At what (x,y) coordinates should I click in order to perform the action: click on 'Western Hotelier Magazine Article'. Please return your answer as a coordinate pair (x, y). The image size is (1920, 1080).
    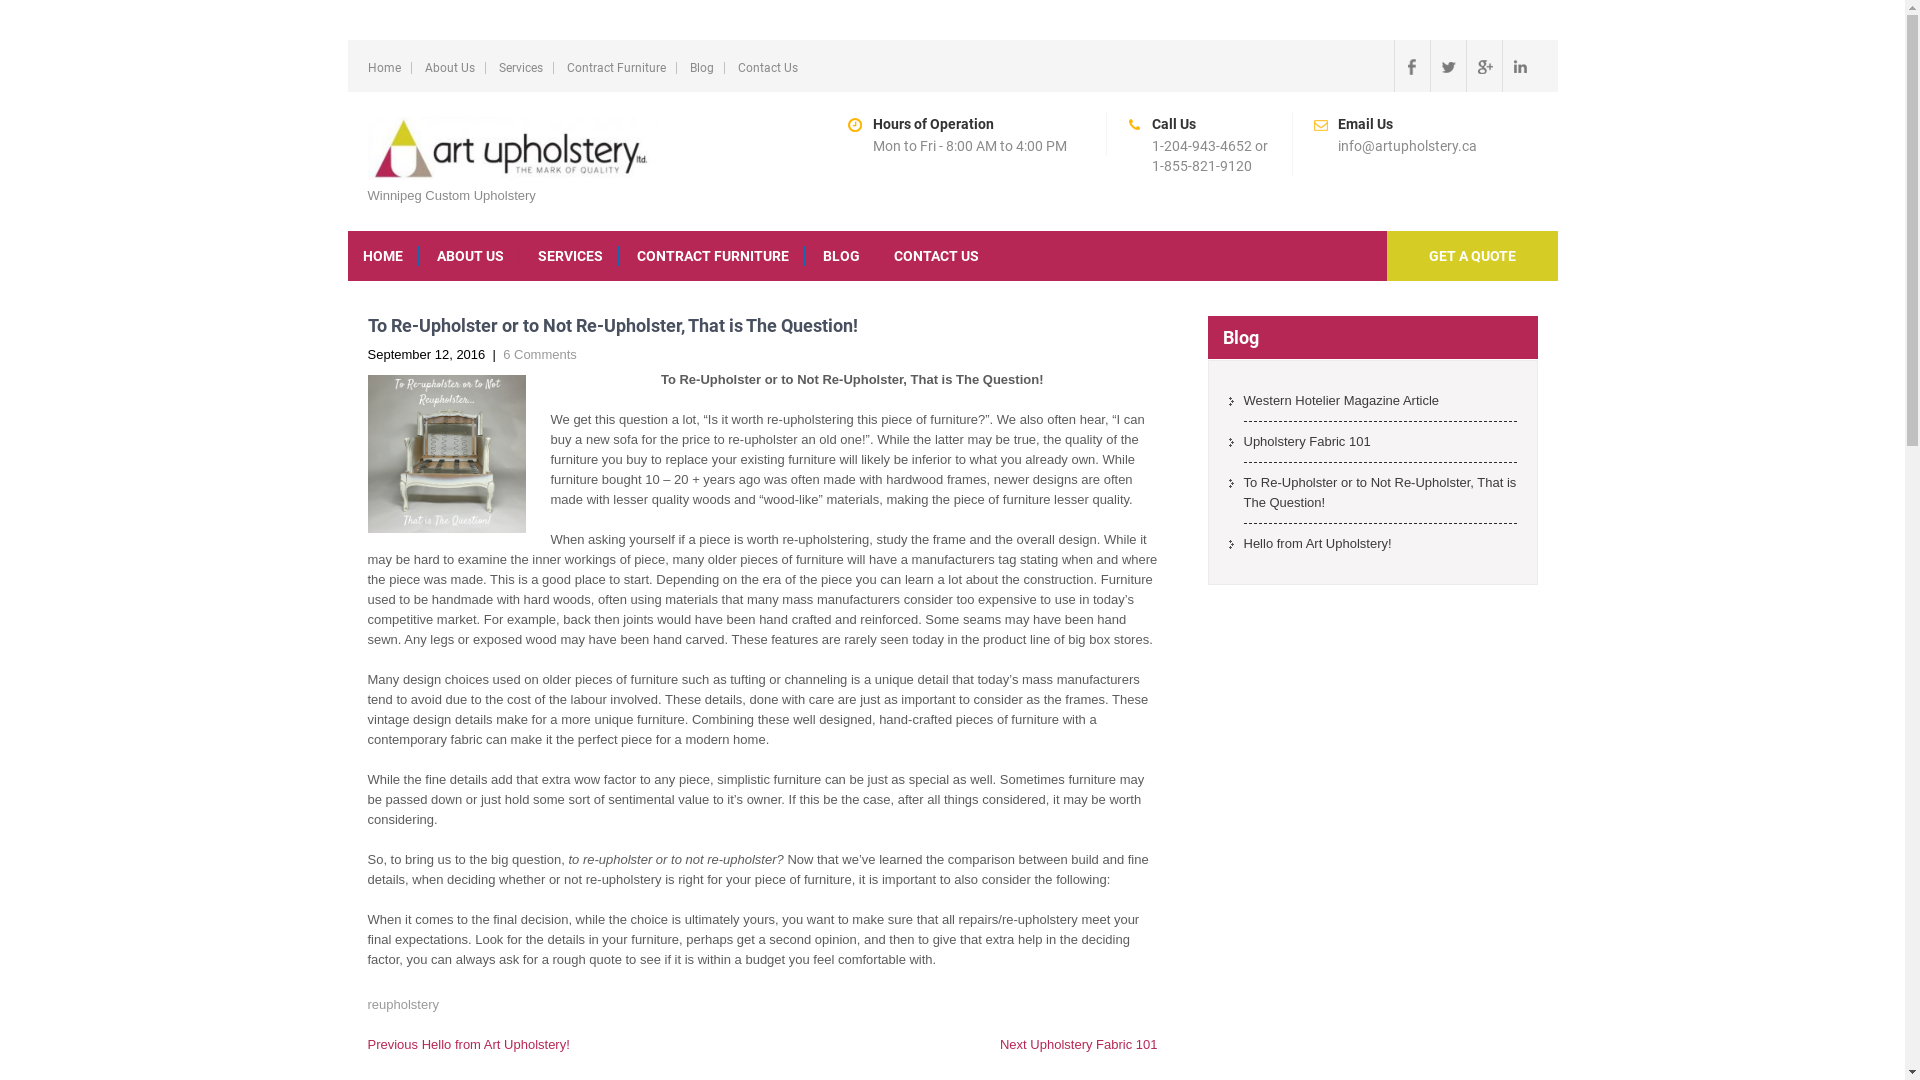
    Looking at the image, I should click on (1379, 405).